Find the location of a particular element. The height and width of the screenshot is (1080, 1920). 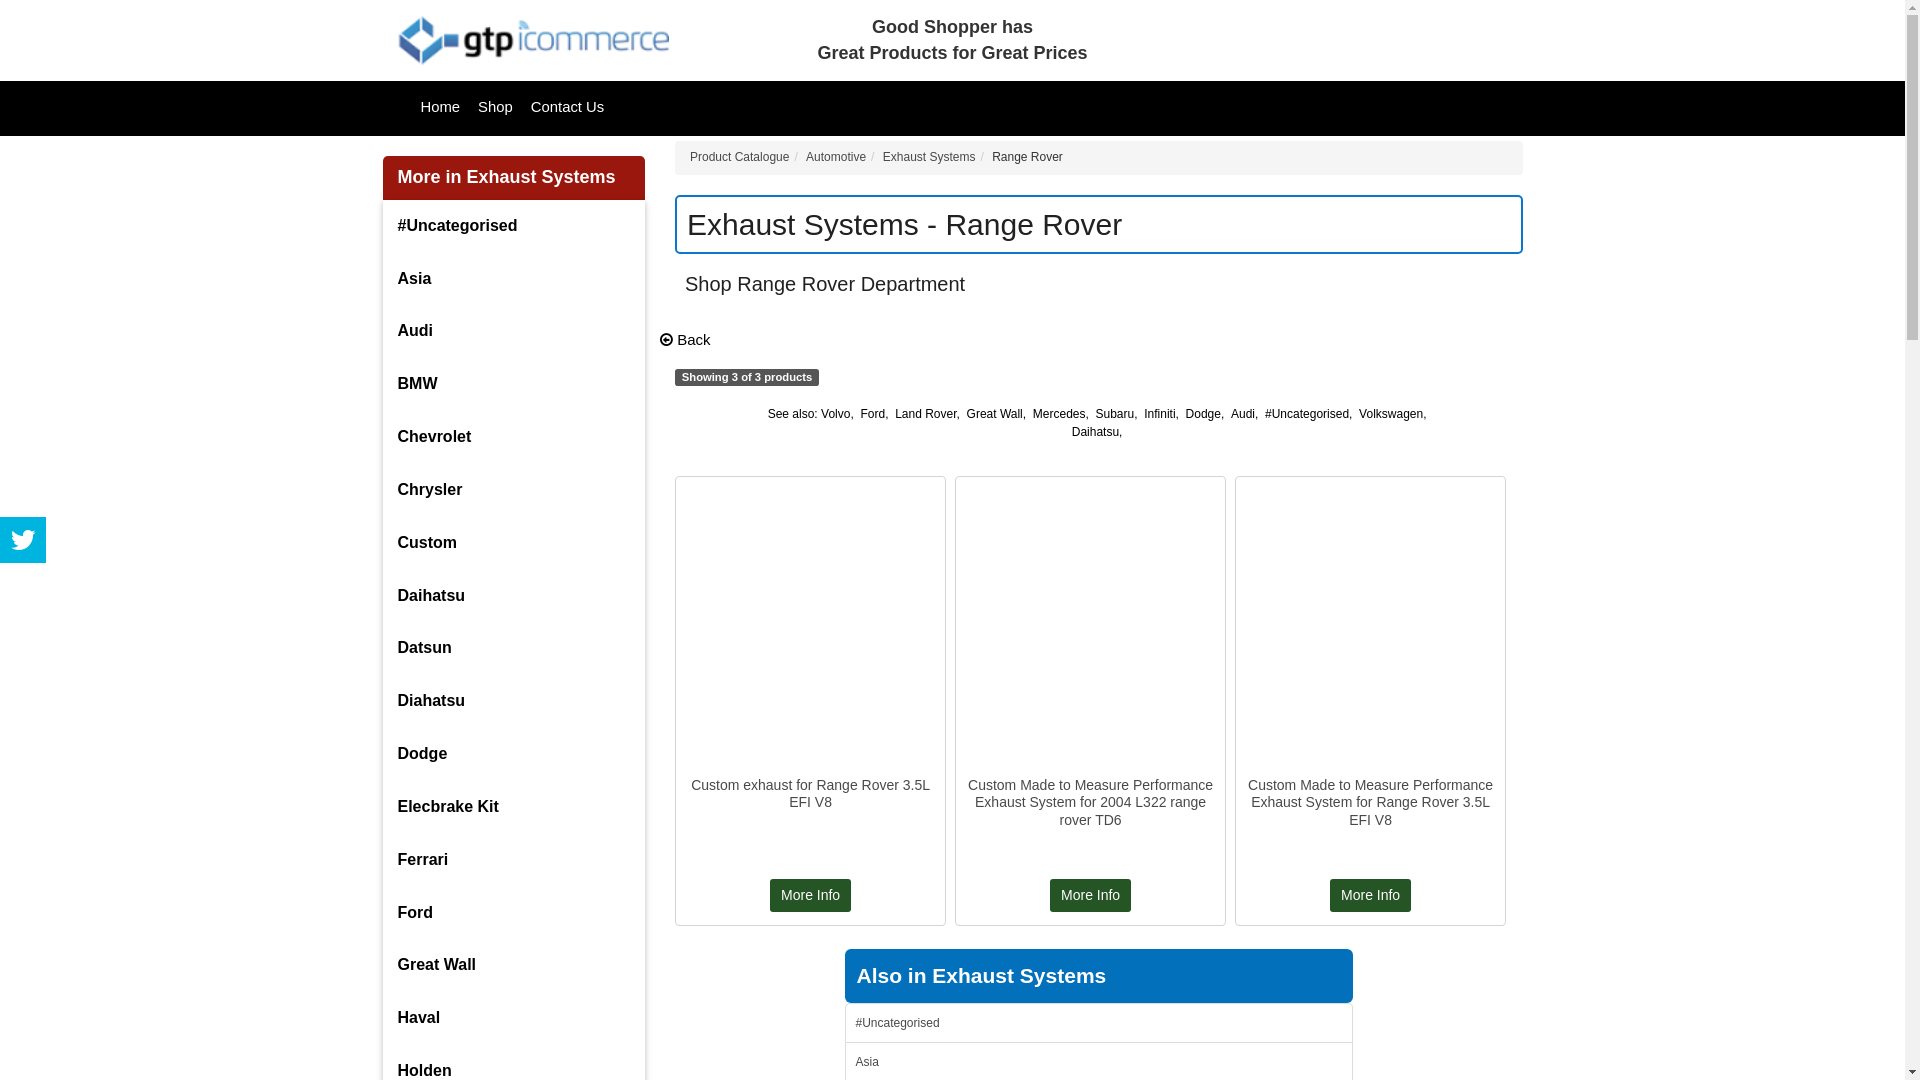

'Ferrari' is located at coordinates (382, 859).